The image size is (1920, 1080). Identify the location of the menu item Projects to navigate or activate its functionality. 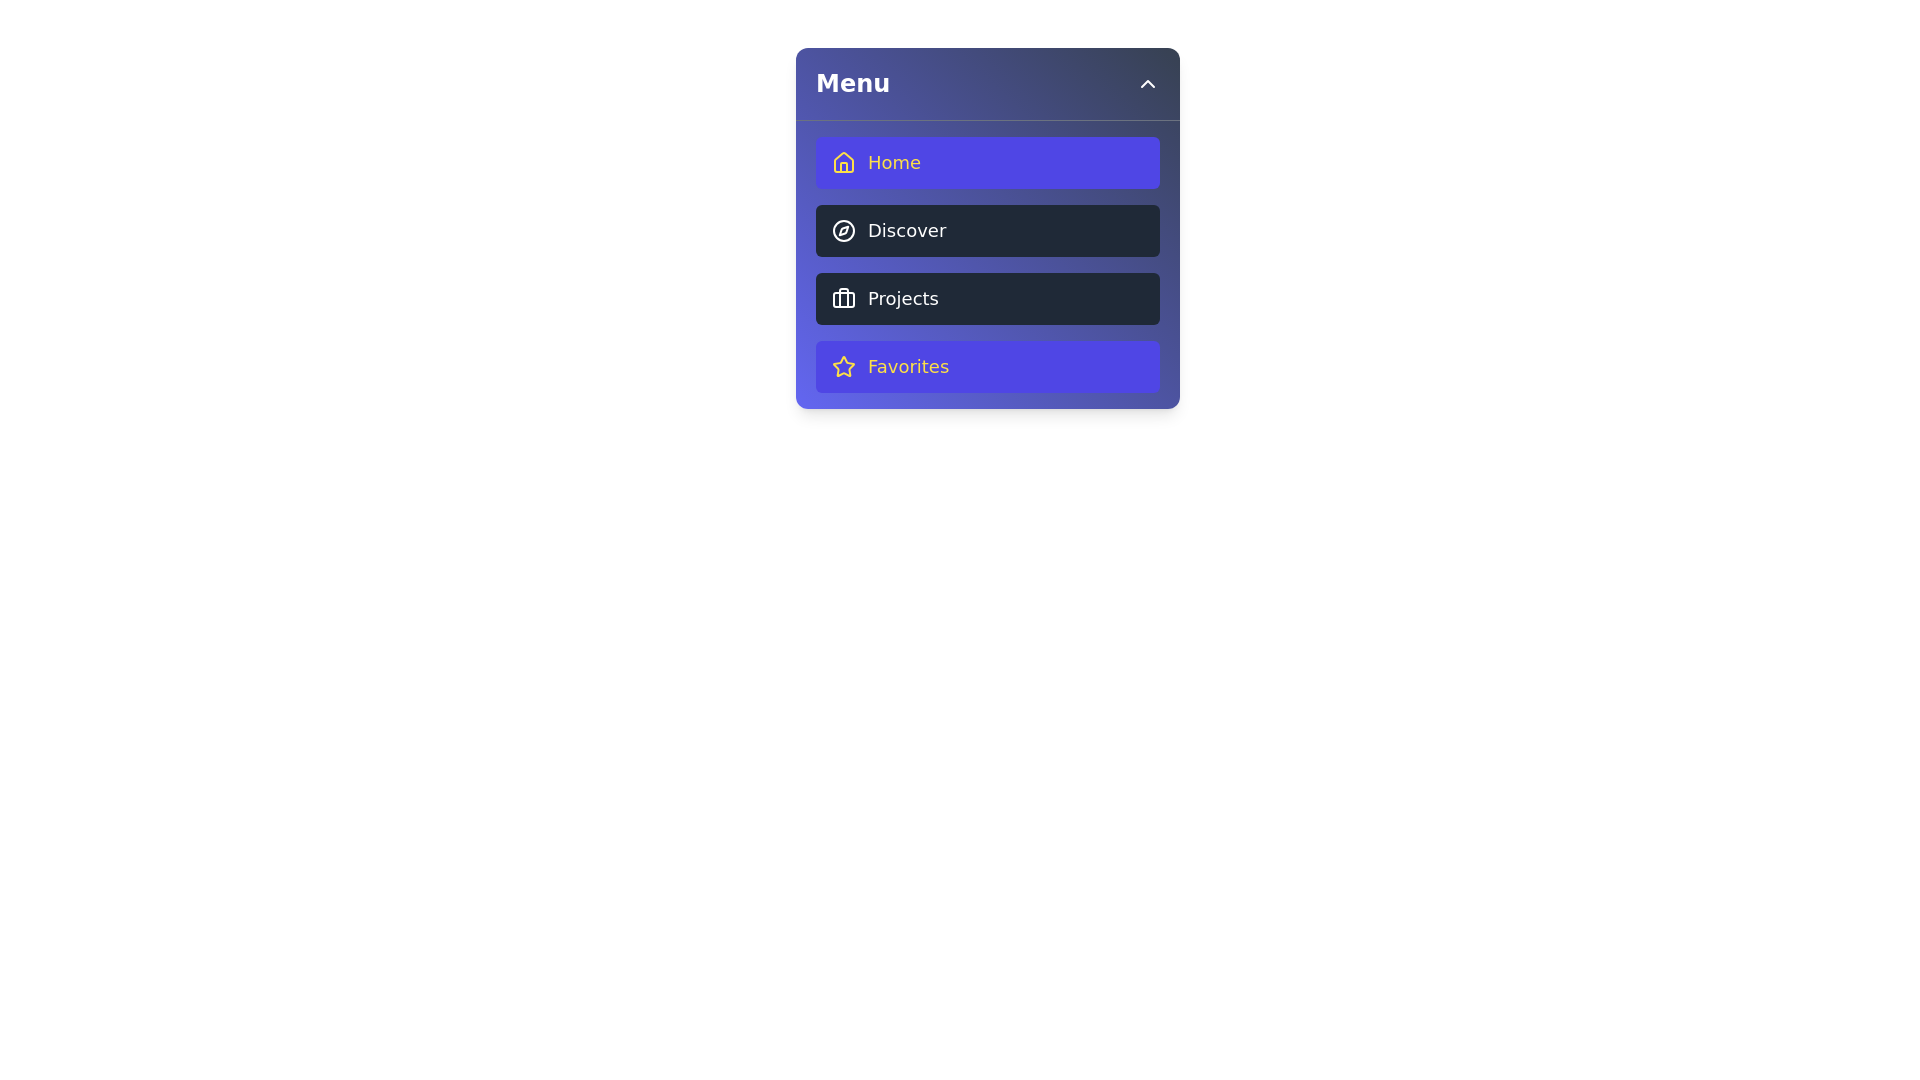
(988, 299).